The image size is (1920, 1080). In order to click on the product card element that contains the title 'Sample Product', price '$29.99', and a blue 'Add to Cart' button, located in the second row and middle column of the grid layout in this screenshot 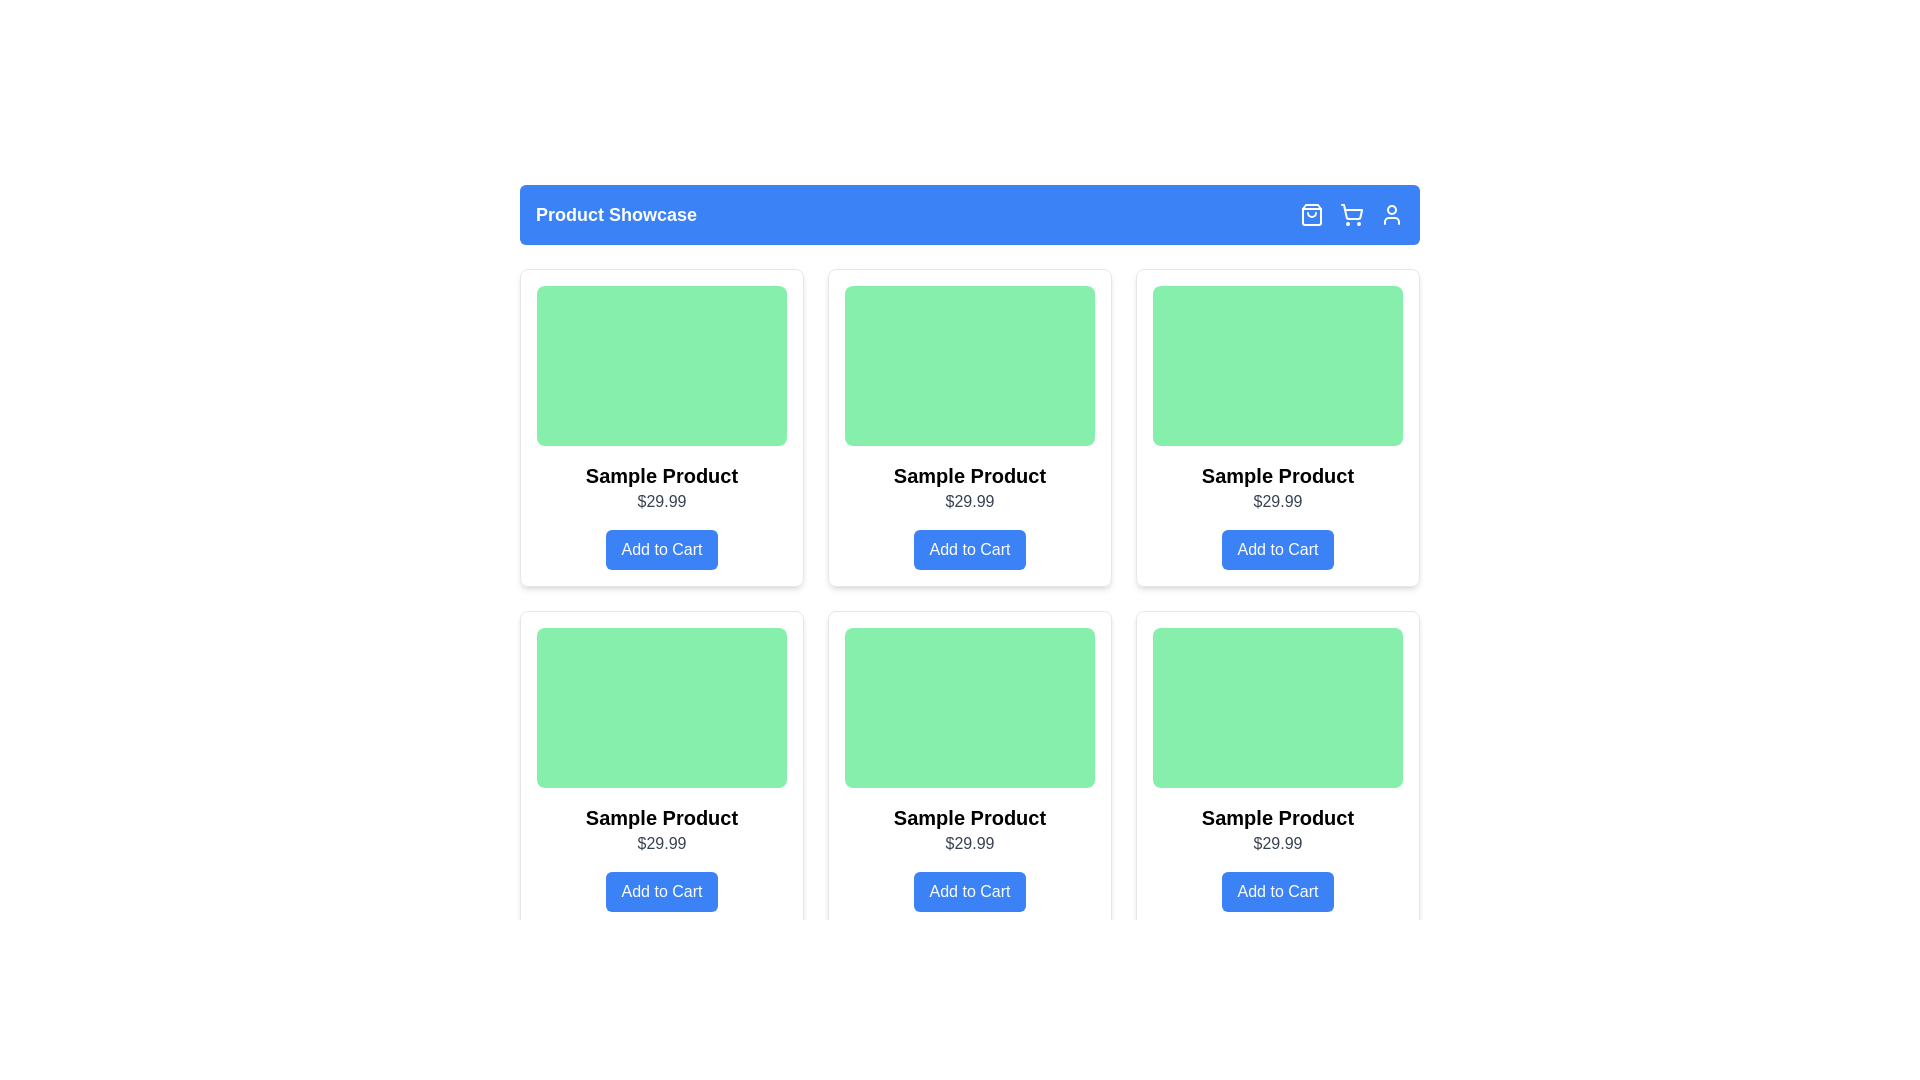, I will do `click(969, 769)`.